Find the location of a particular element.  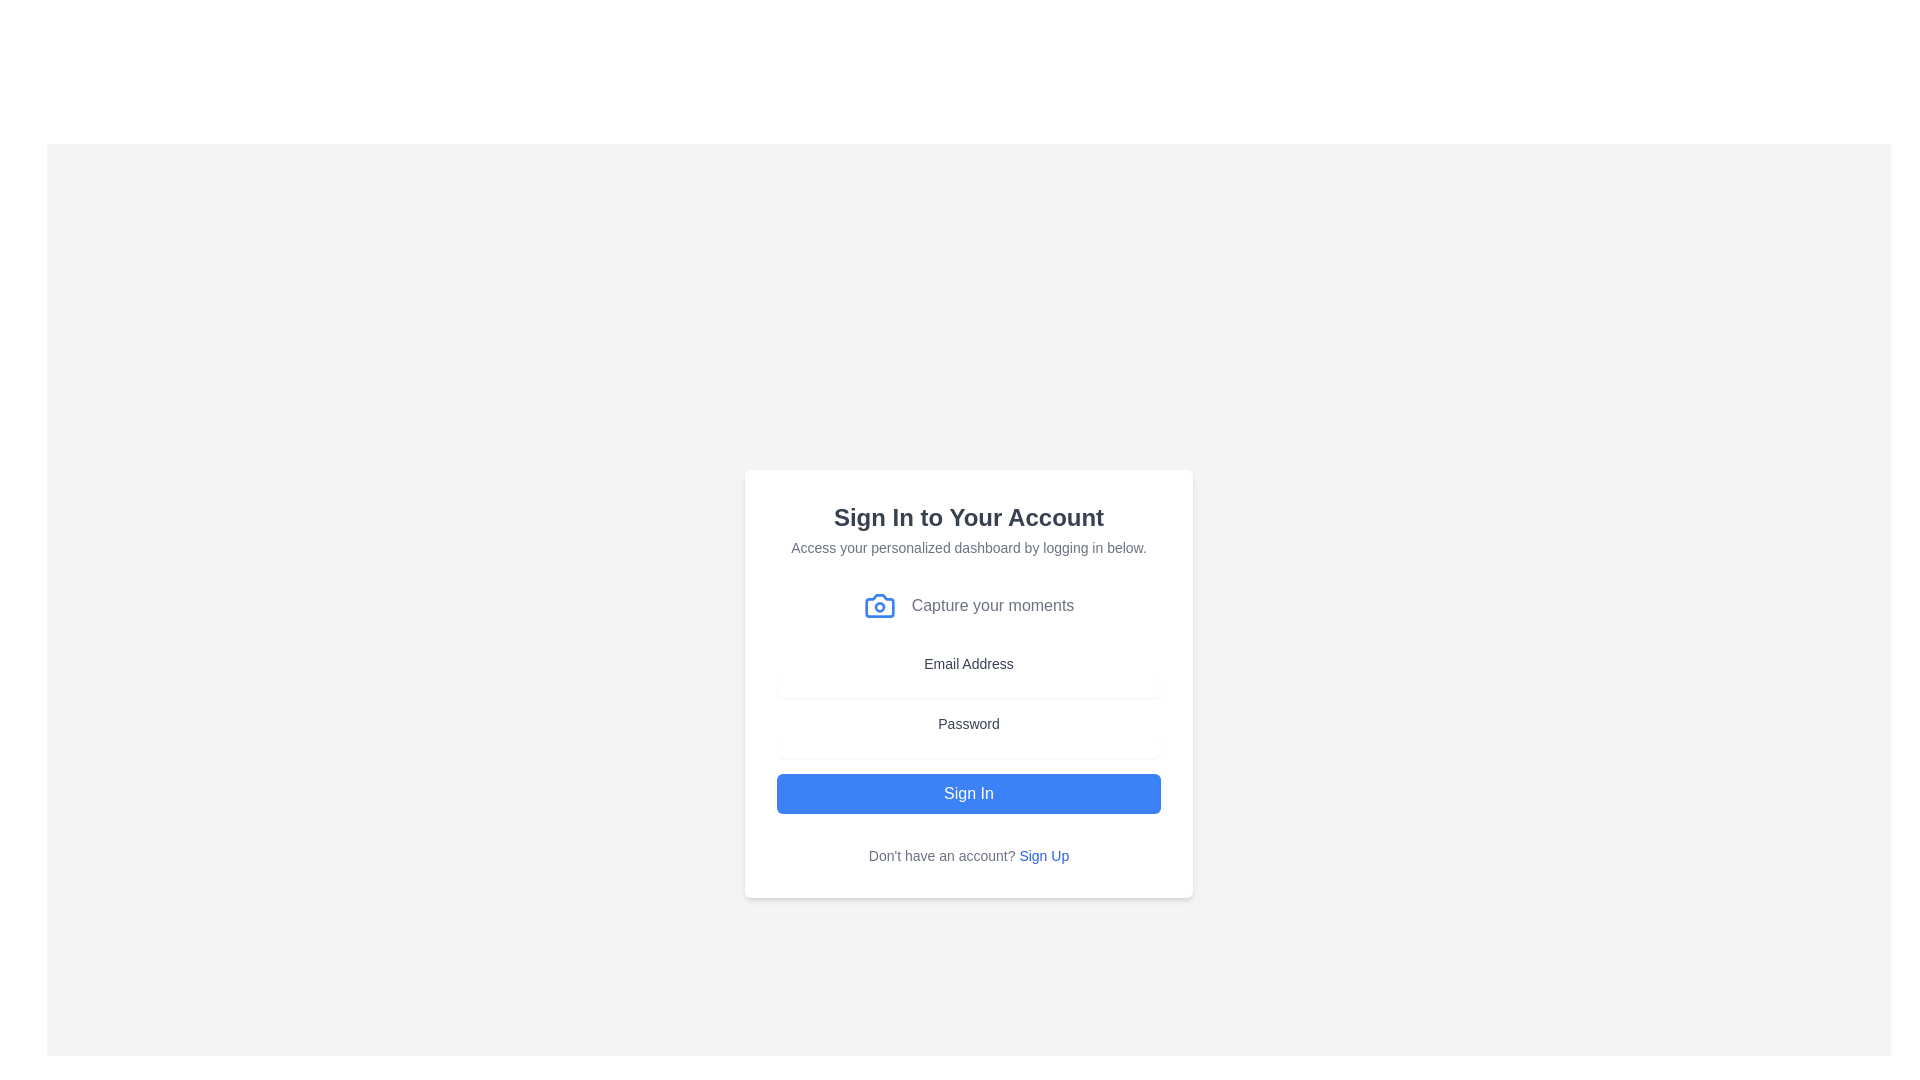

the decorative element of the camera icon located to the left of the text 'Capture your moments', which represents the top shape of the camera body is located at coordinates (879, 604).